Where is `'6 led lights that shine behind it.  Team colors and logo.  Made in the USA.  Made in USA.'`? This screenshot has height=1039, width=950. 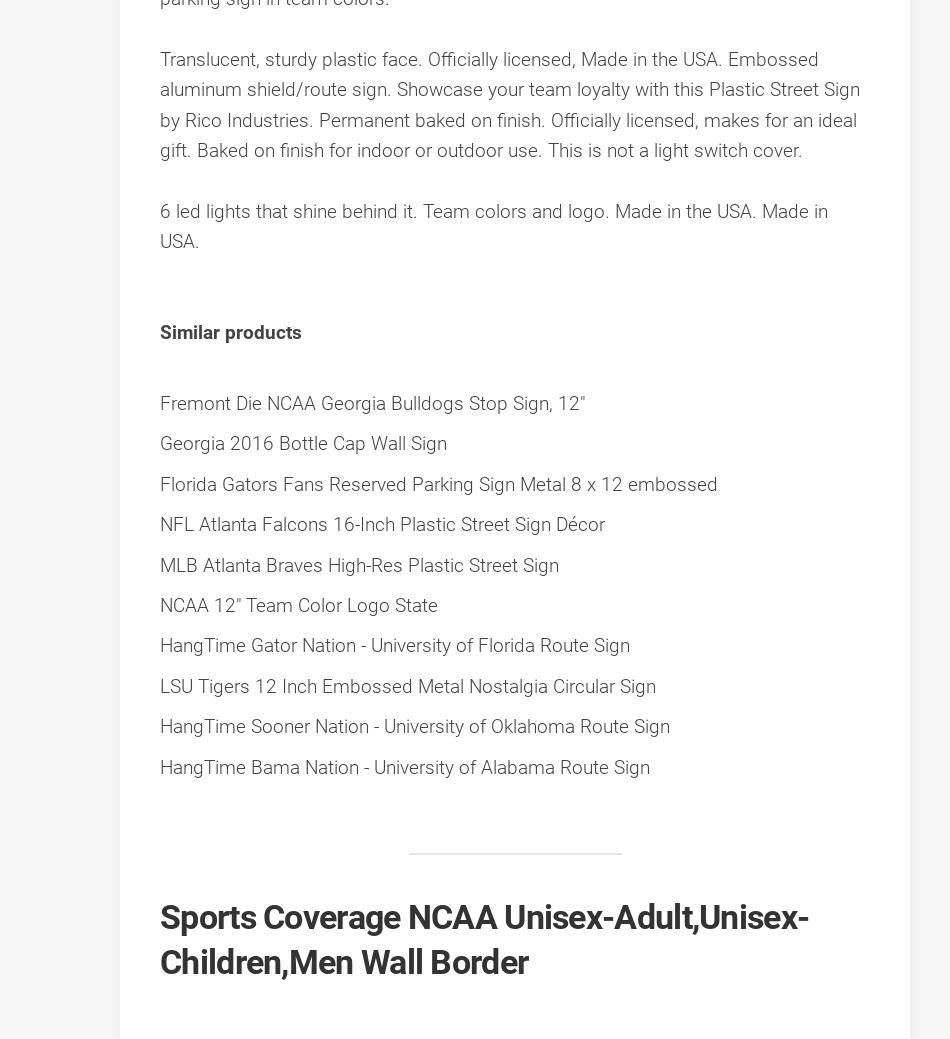
'6 led lights that shine behind it.  Team colors and logo.  Made in the USA.  Made in USA.' is located at coordinates (494, 225).